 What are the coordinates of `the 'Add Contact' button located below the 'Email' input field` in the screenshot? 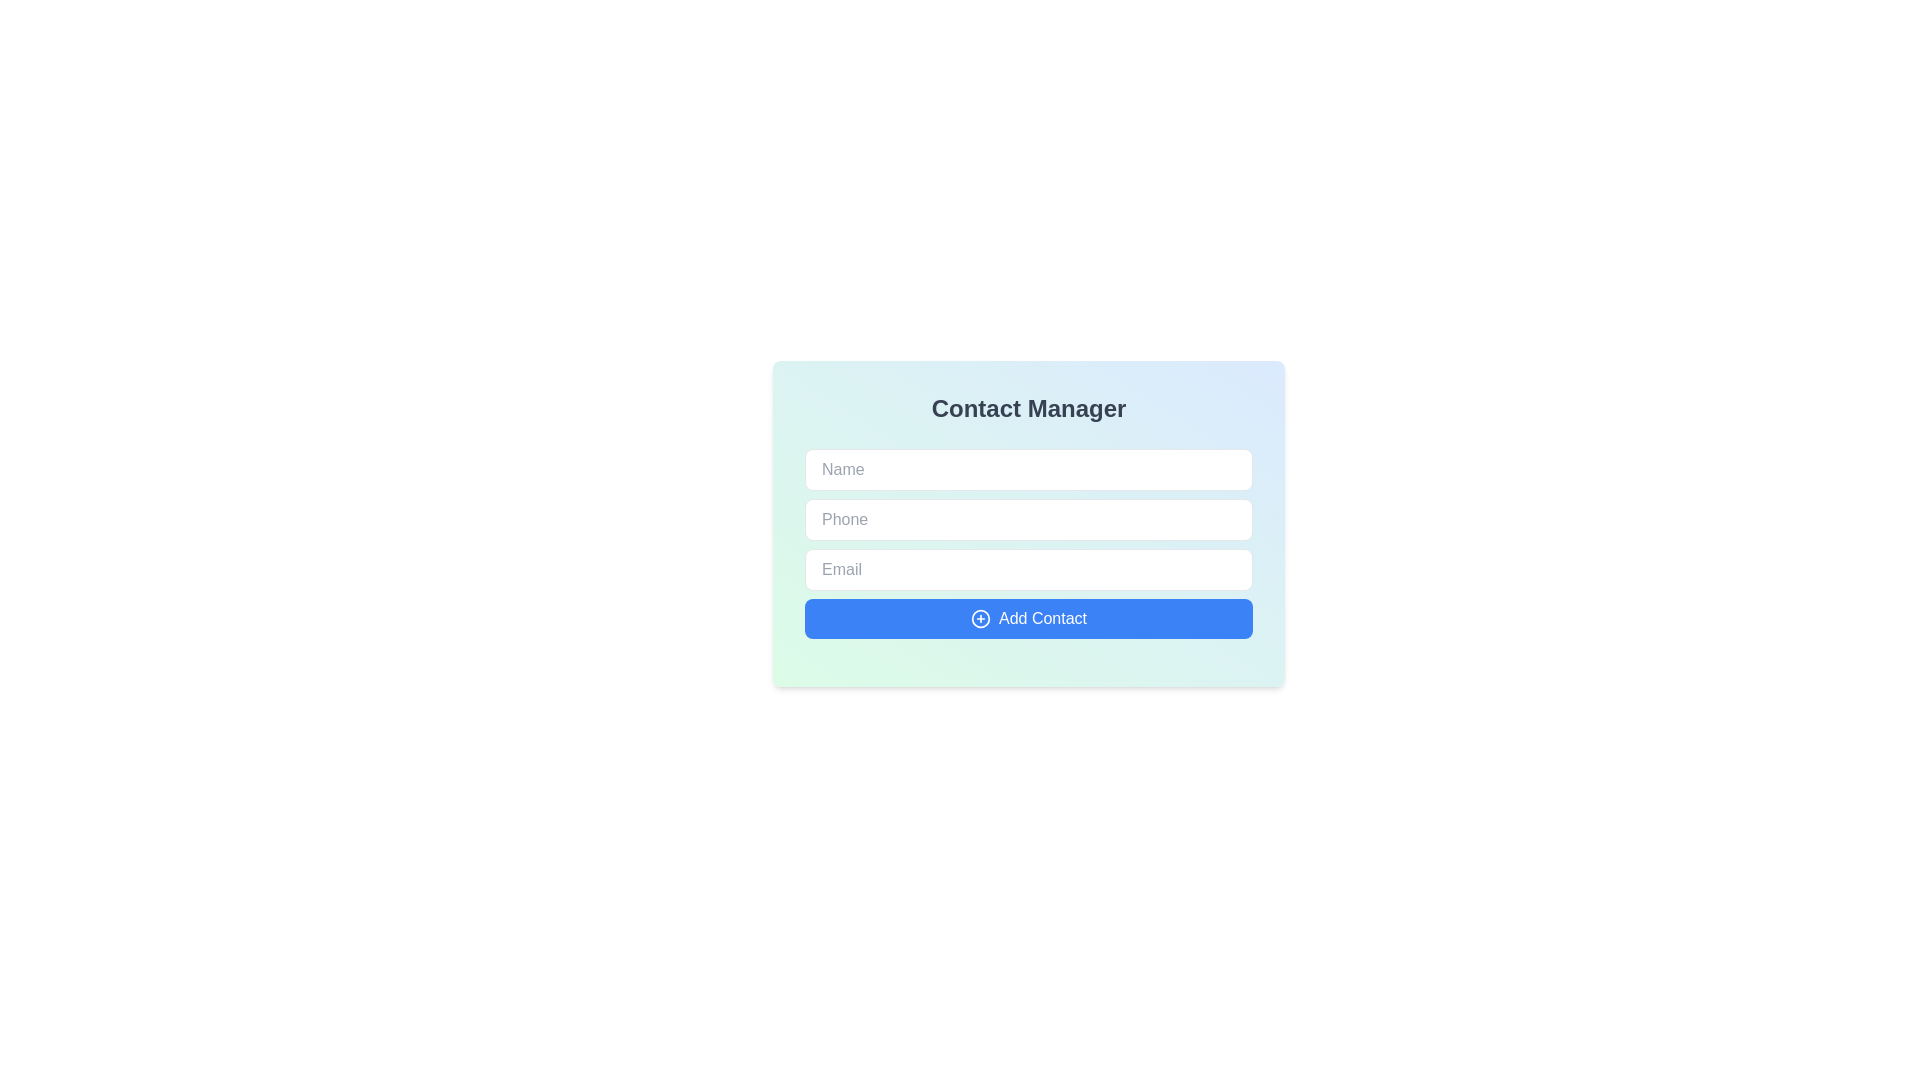 It's located at (1028, 617).